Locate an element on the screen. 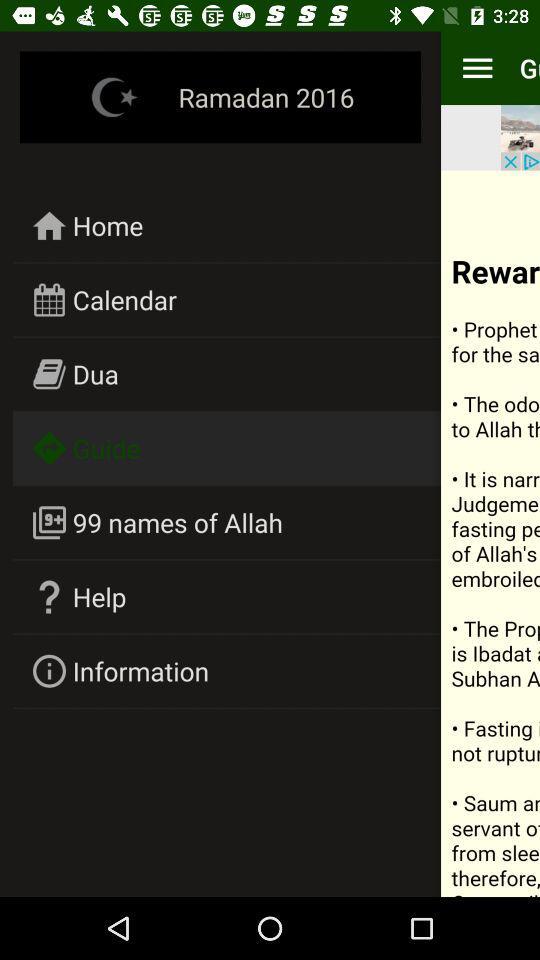 The height and width of the screenshot is (960, 540). item to the left of the guide item is located at coordinates (476, 68).